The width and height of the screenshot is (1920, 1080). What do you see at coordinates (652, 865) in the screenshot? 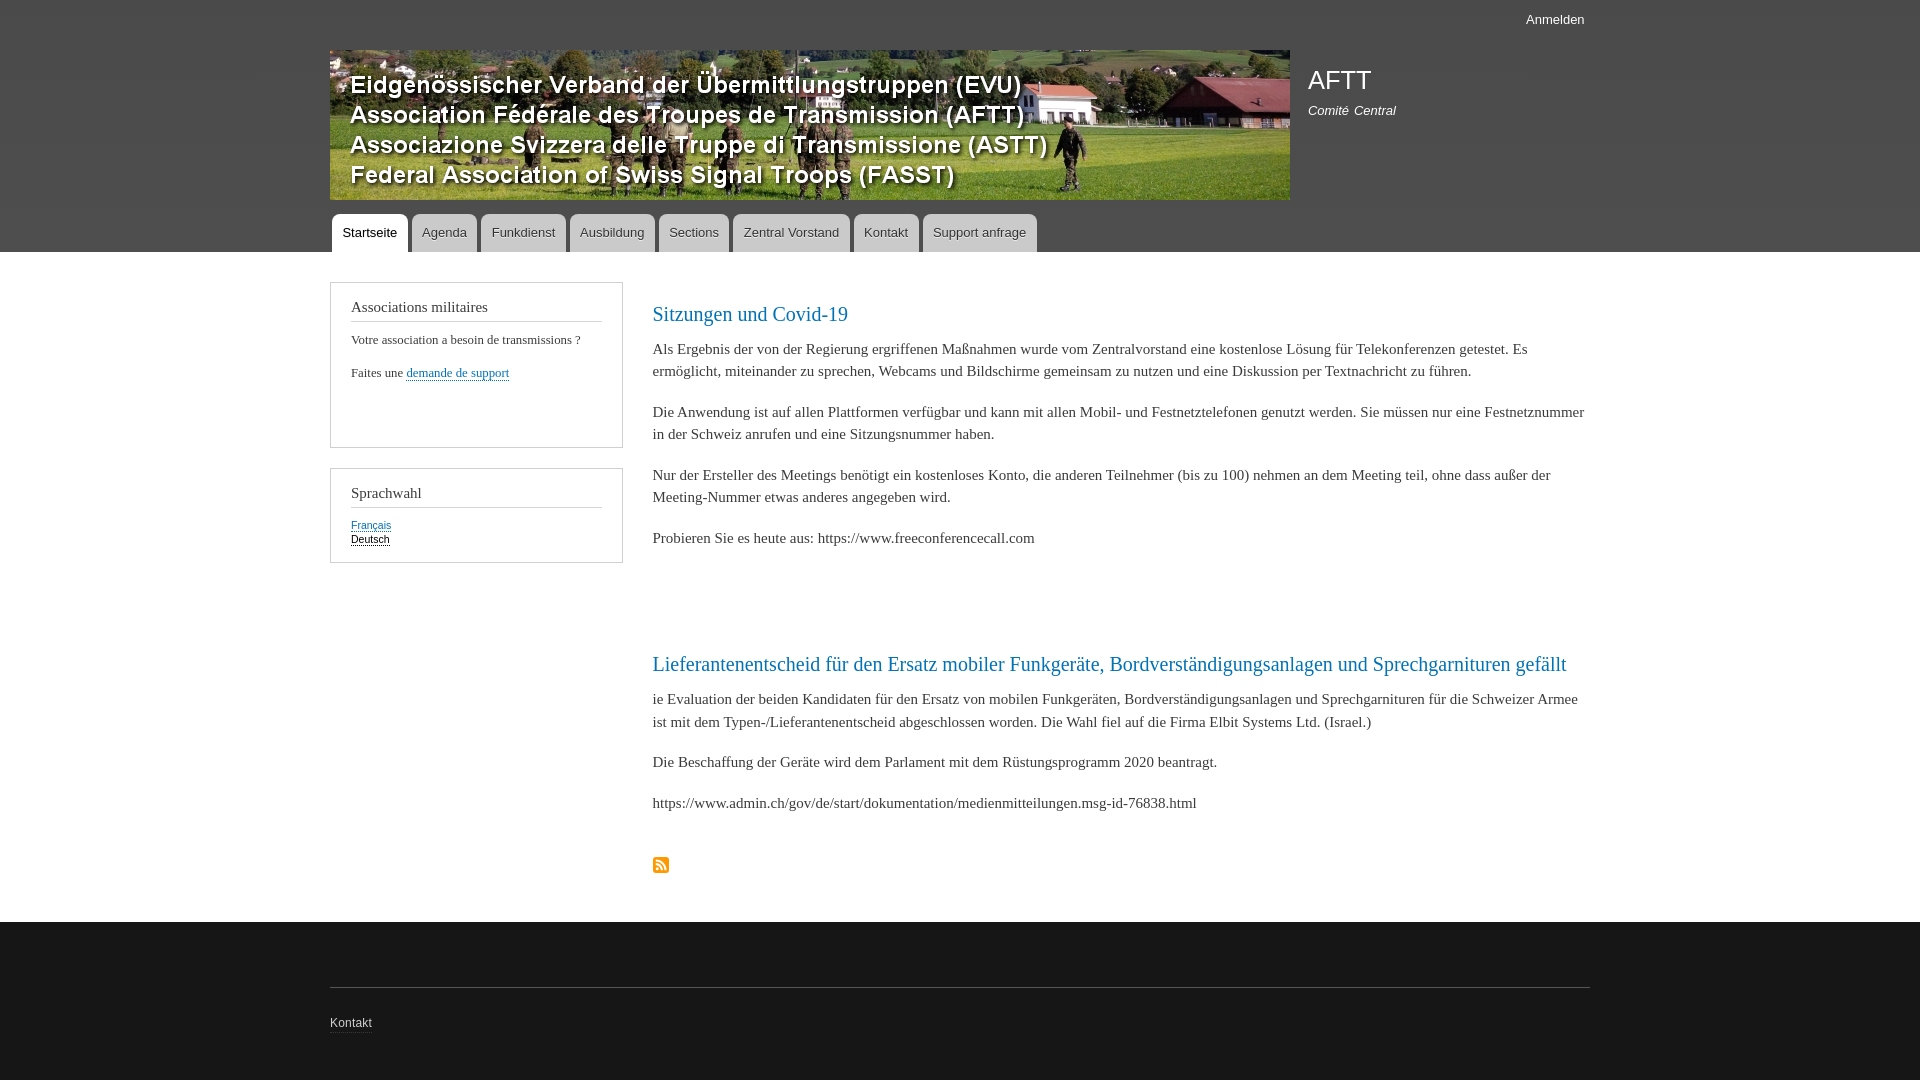
I see `'abonnieren'` at bounding box center [652, 865].